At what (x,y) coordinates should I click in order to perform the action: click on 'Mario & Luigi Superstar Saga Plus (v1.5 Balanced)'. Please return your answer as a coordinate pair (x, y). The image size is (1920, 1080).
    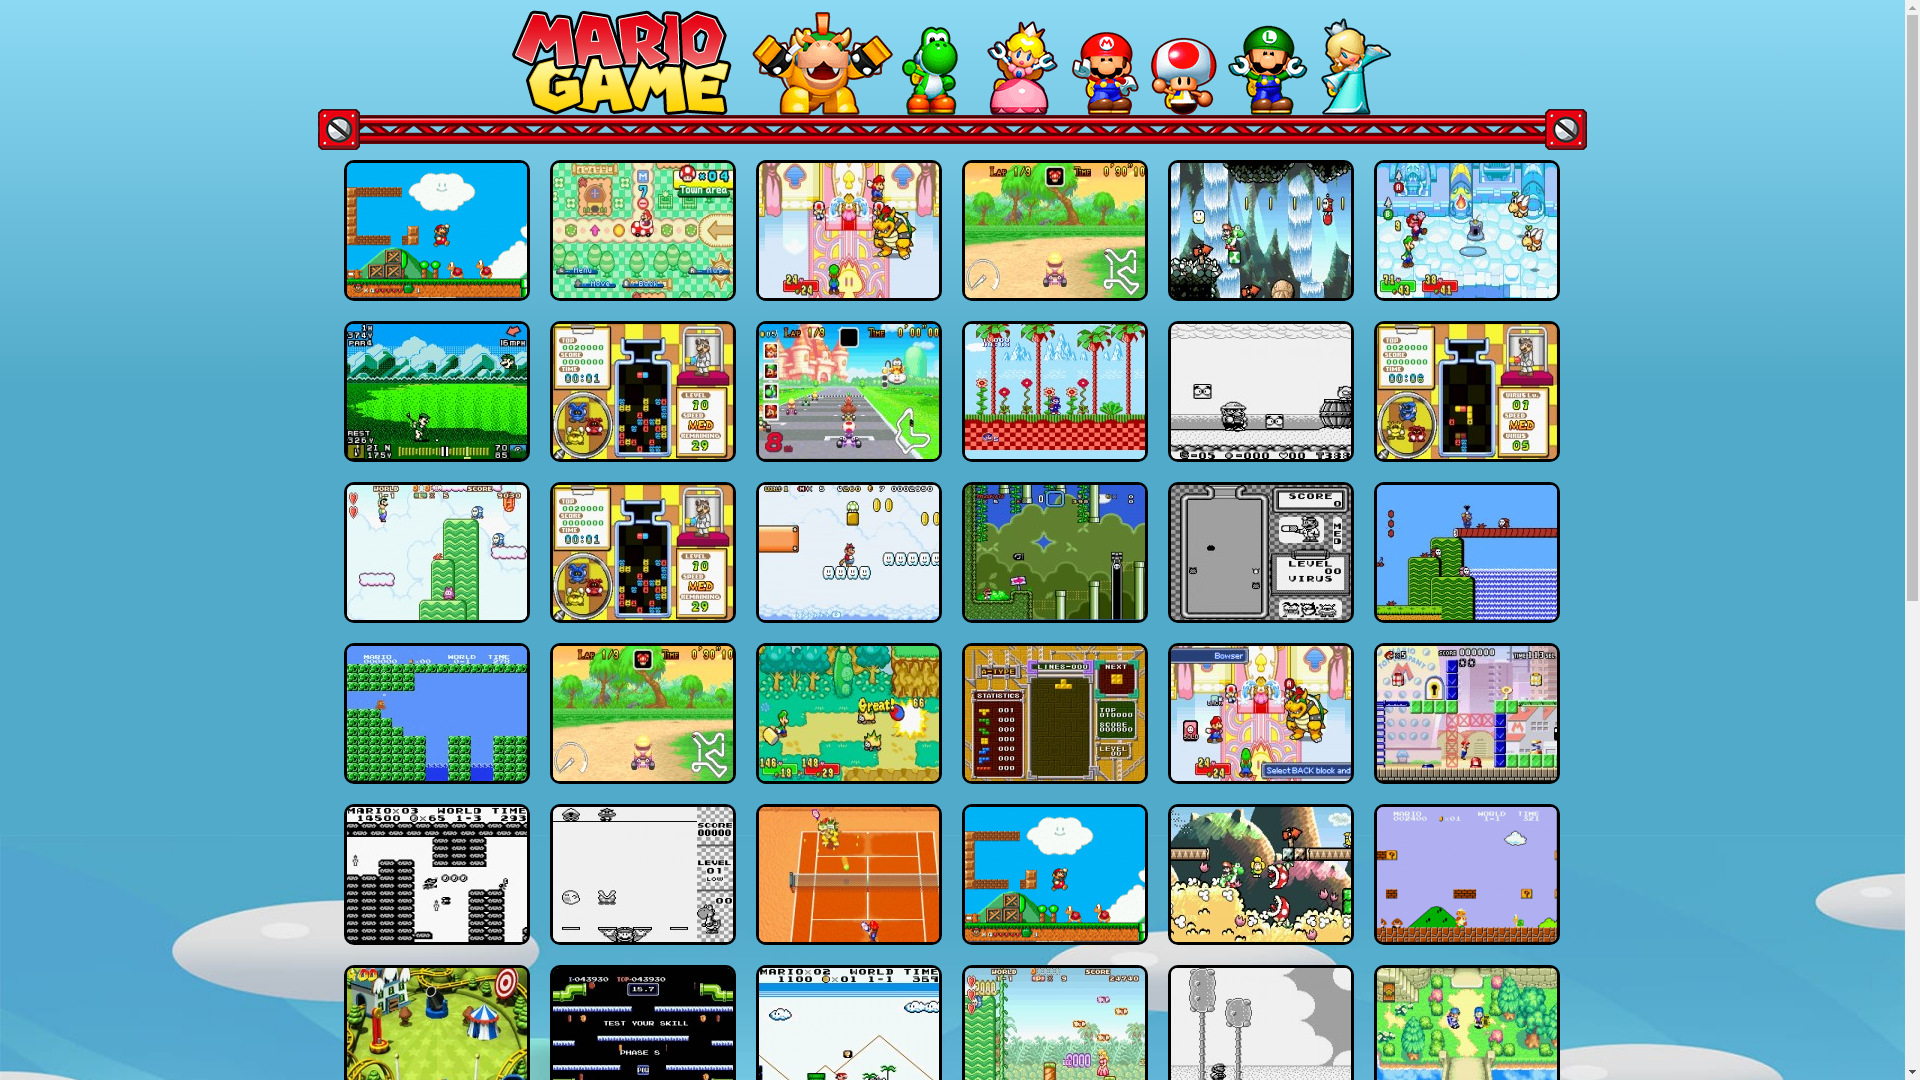
    Looking at the image, I should click on (1260, 710).